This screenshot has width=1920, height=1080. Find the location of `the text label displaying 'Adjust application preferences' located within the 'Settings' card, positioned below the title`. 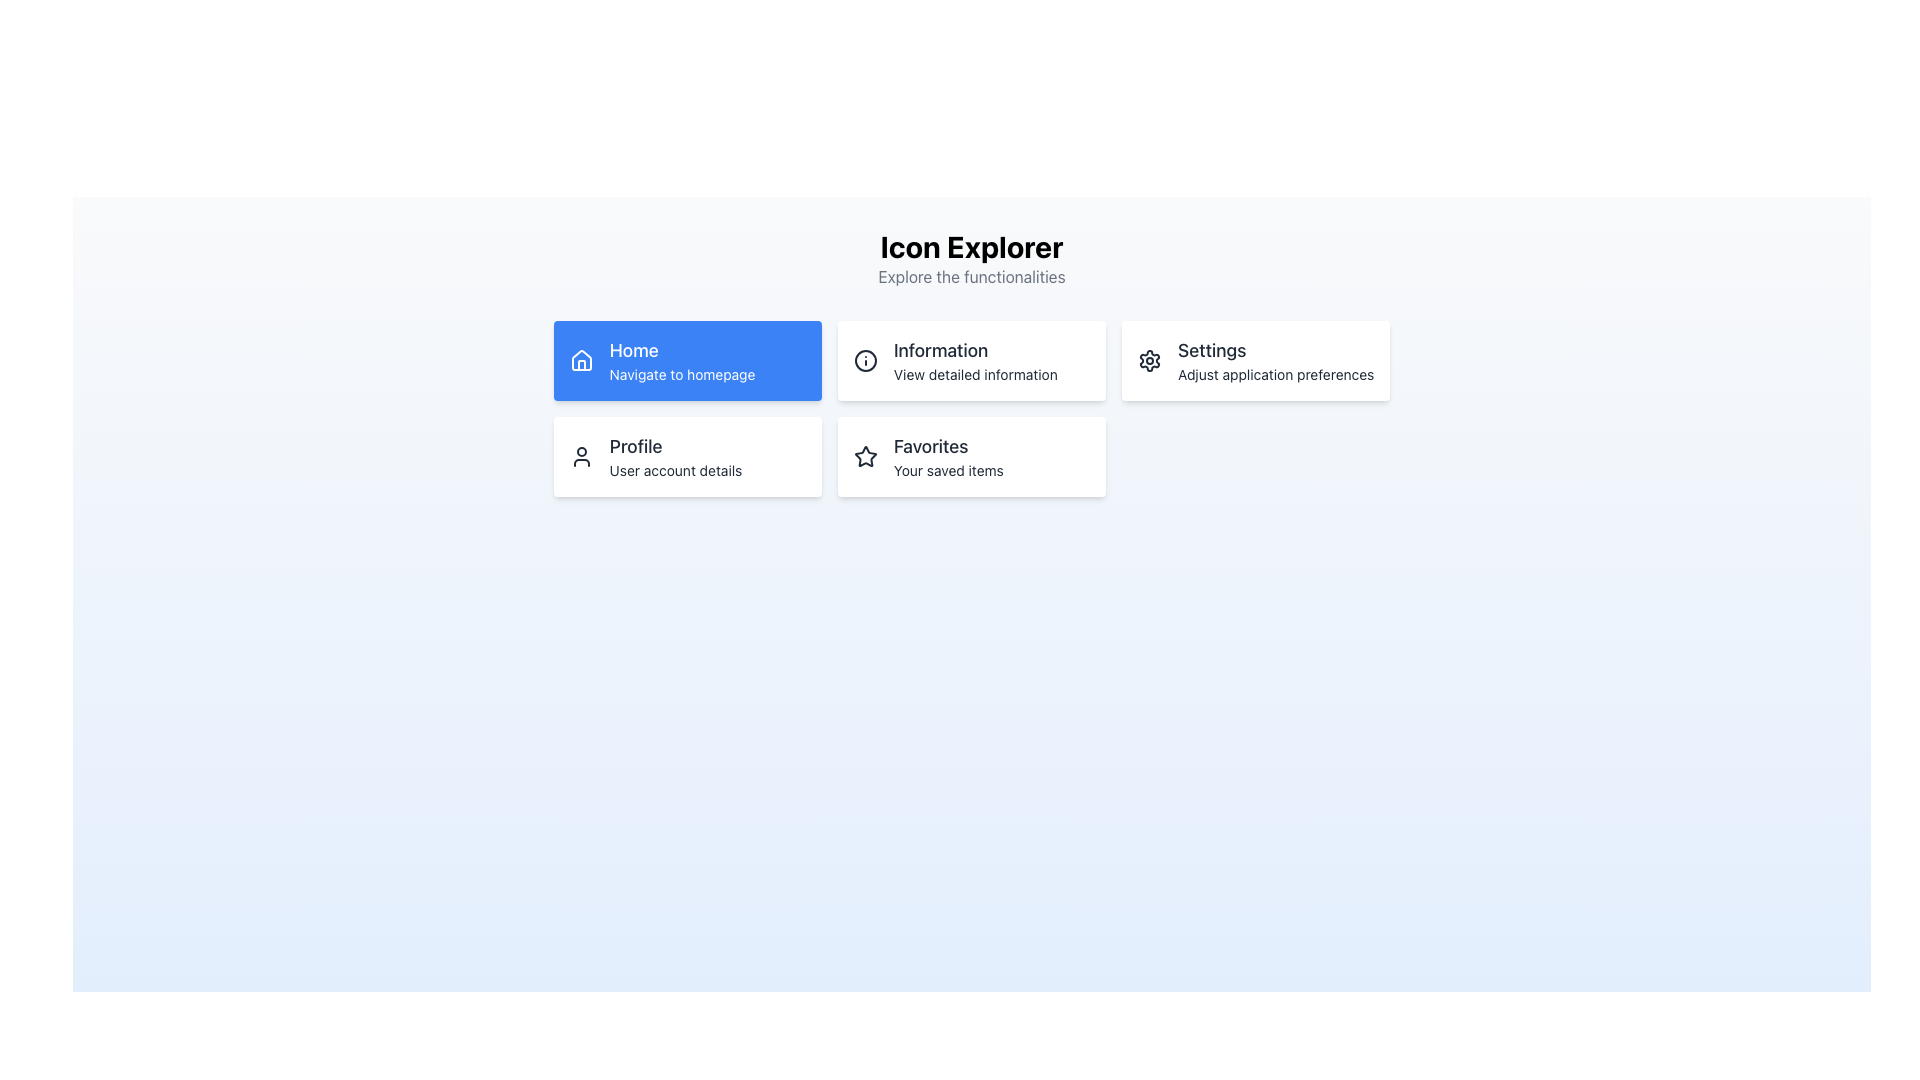

the text label displaying 'Adjust application preferences' located within the 'Settings' card, positioned below the title is located at coordinates (1275, 374).